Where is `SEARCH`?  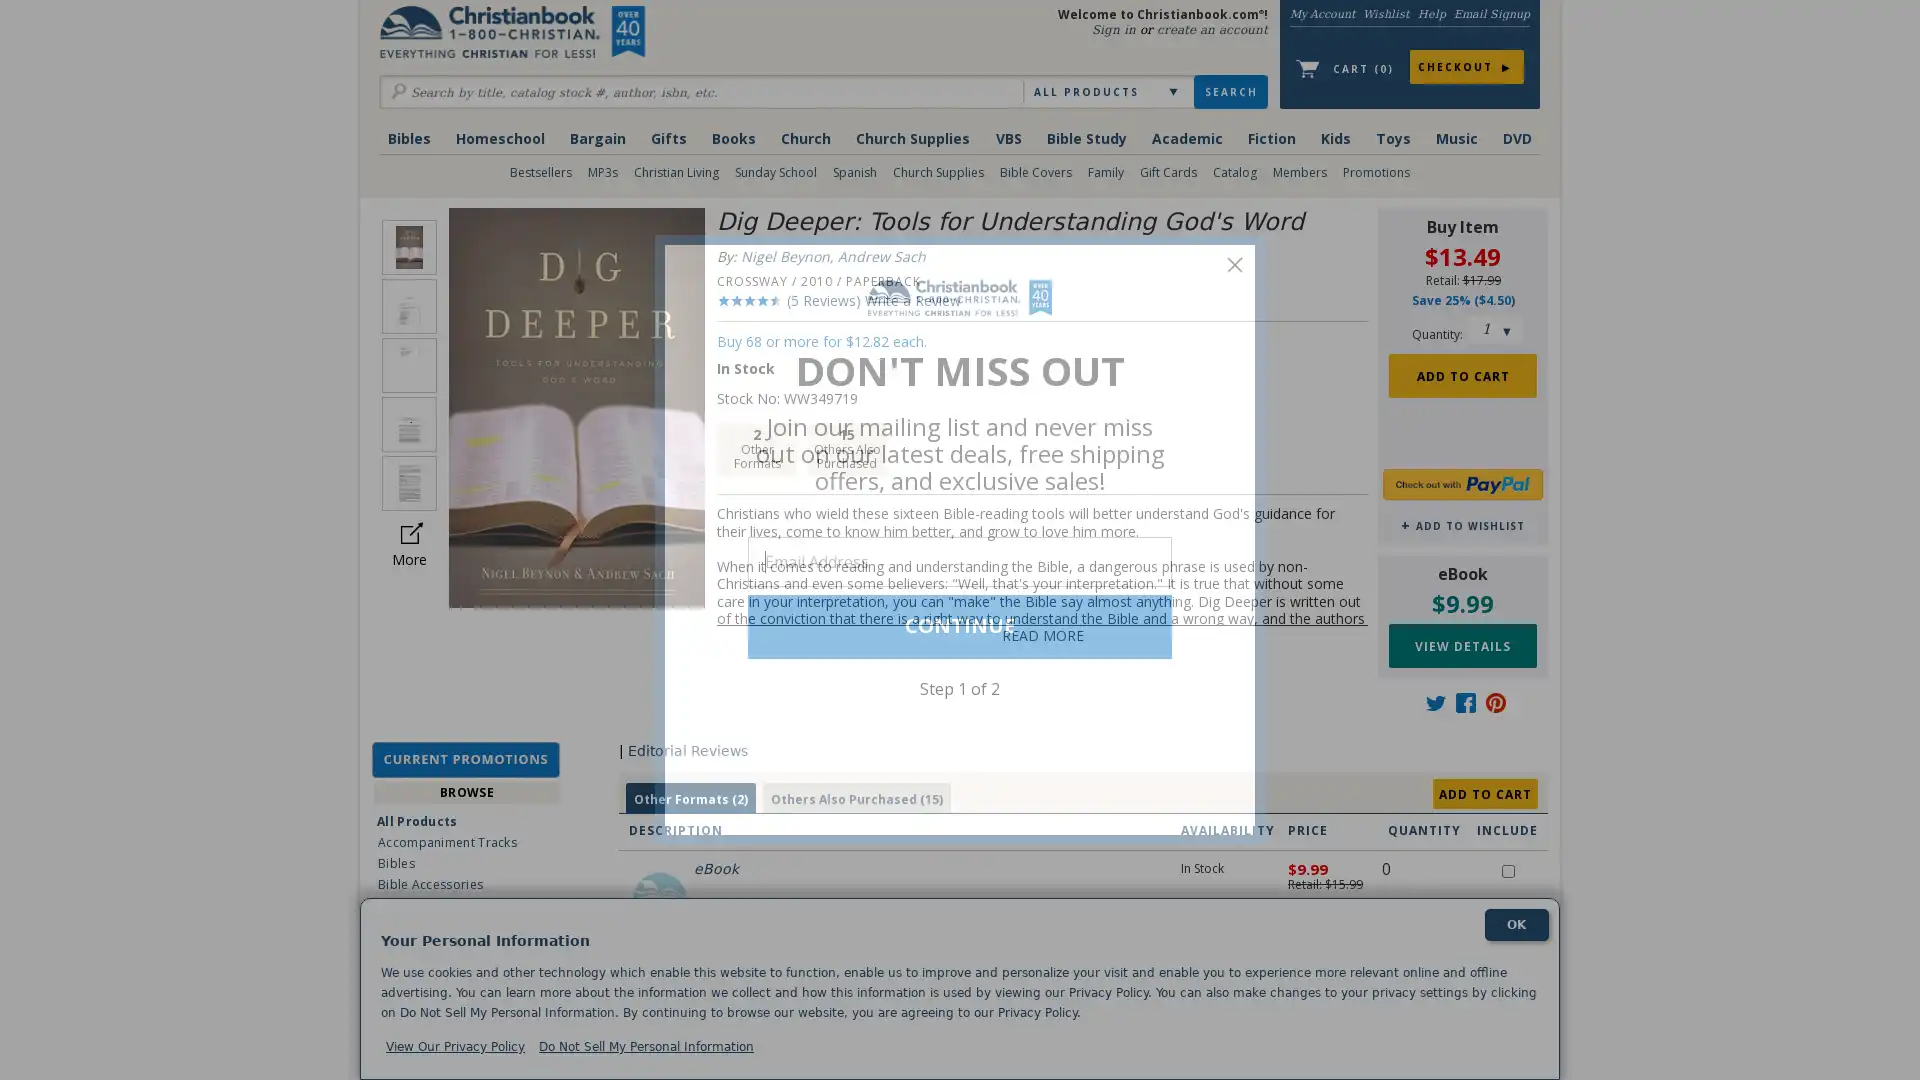
SEARCH is located at coordinates (1229, 92).